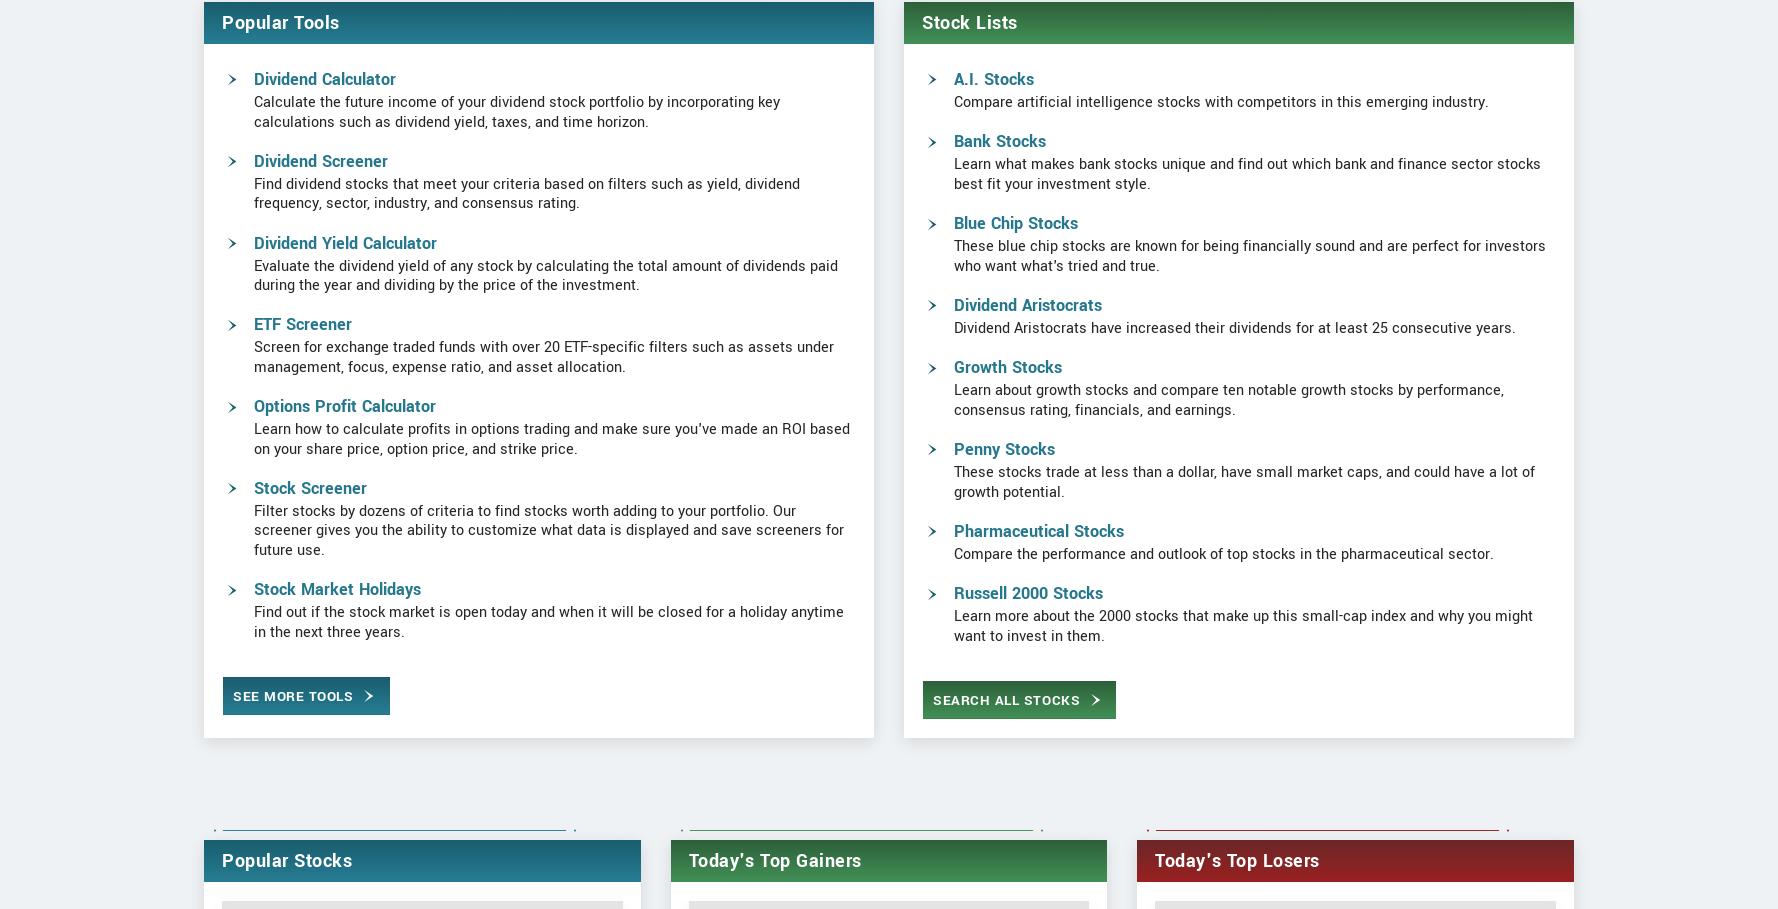  I want to click on 'Penny Stocks', so click(953, 525).